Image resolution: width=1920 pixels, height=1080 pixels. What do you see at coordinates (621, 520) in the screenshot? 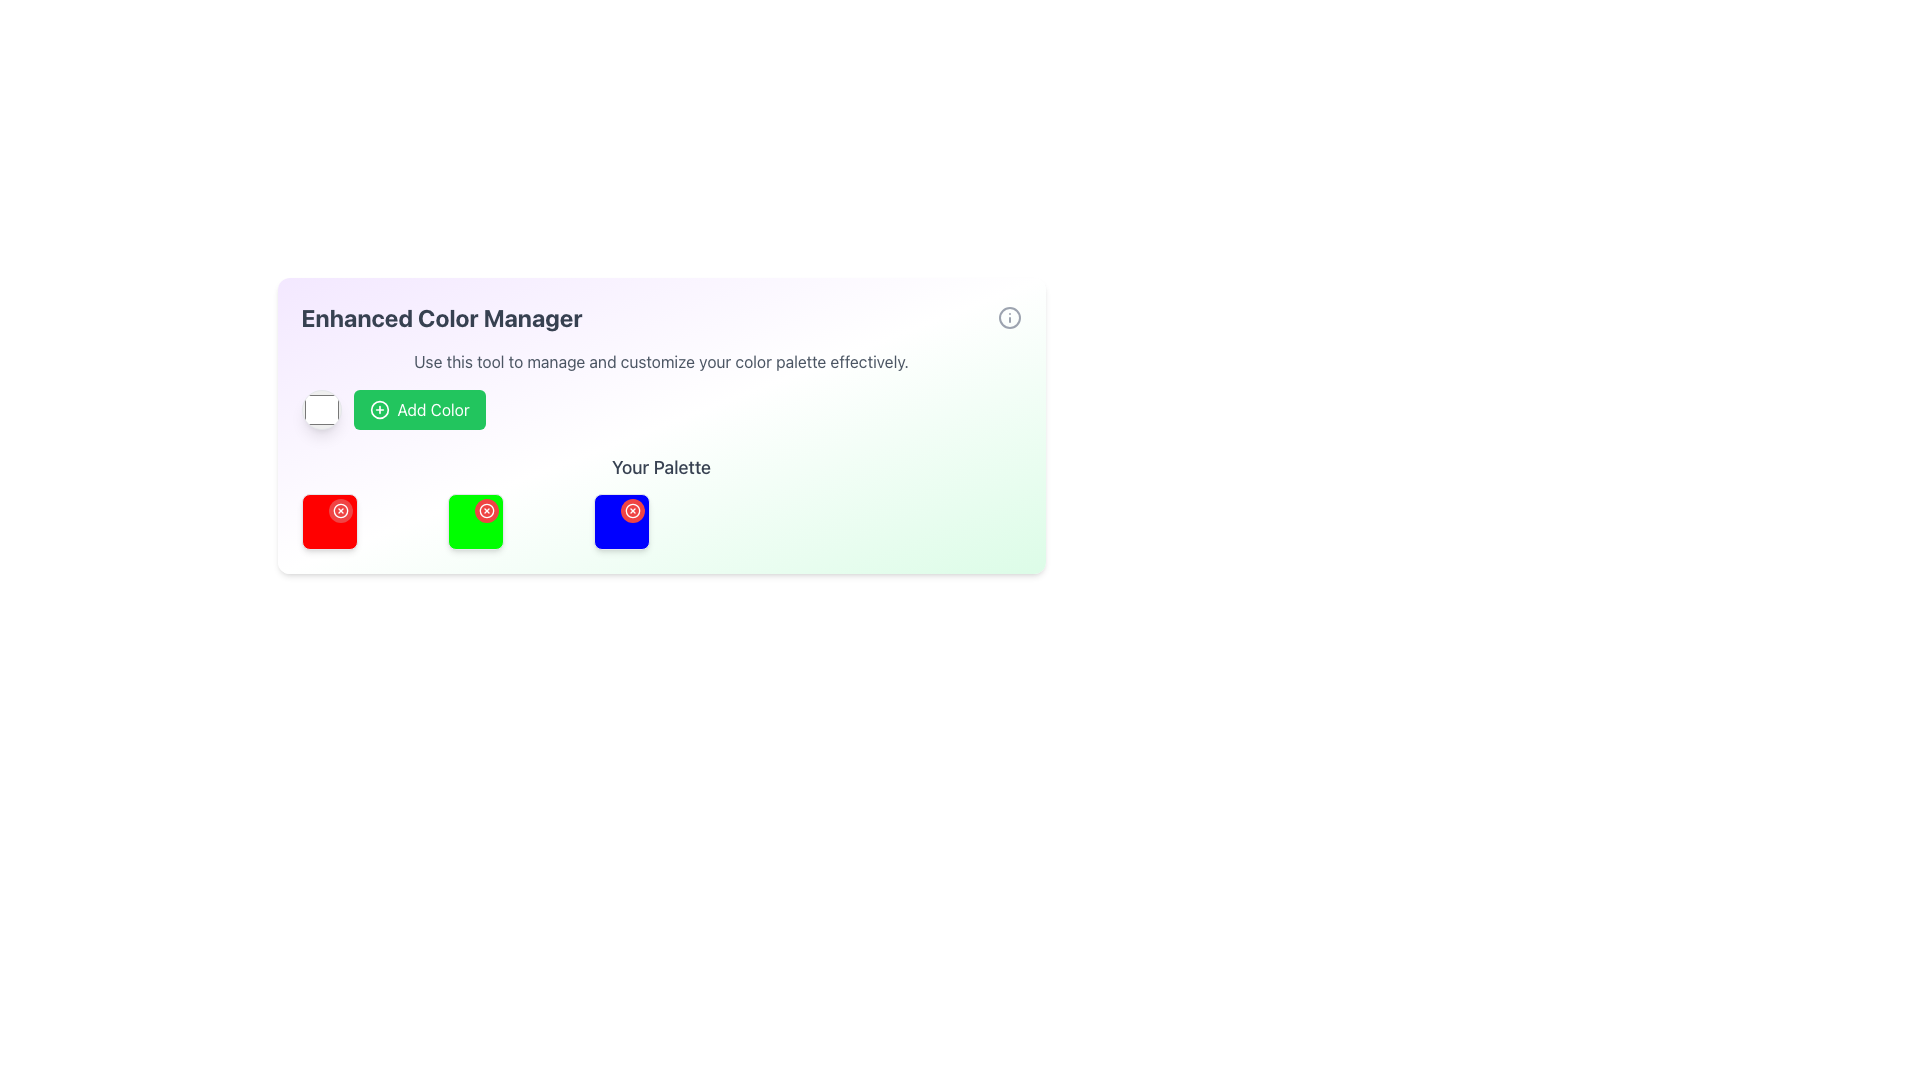
I see `the third interactive color palette item, which is a blue square with a rounded border and a red circular icon with a white 'X' in the top-right corner` at bounding box center [621, 520].